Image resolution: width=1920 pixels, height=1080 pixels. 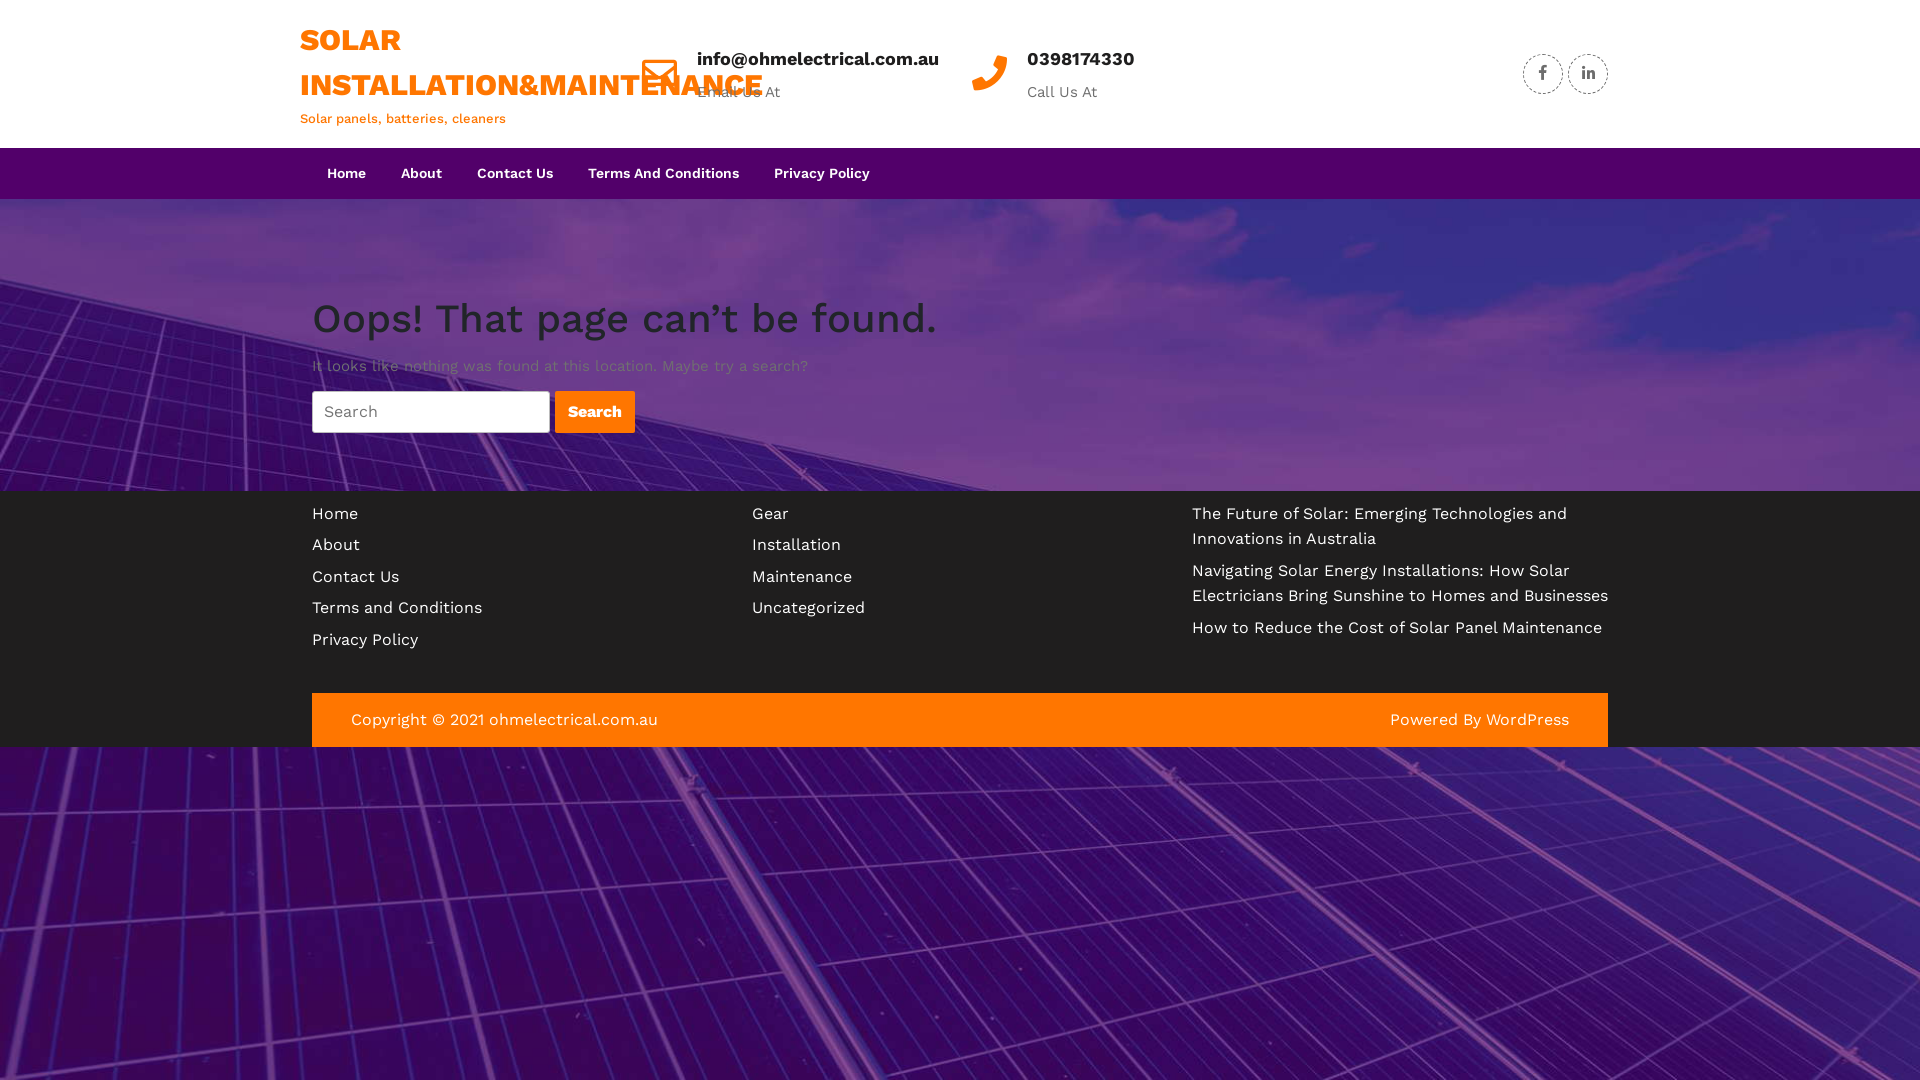 I want to click on '0398174330, so click(x=1079, y=57).